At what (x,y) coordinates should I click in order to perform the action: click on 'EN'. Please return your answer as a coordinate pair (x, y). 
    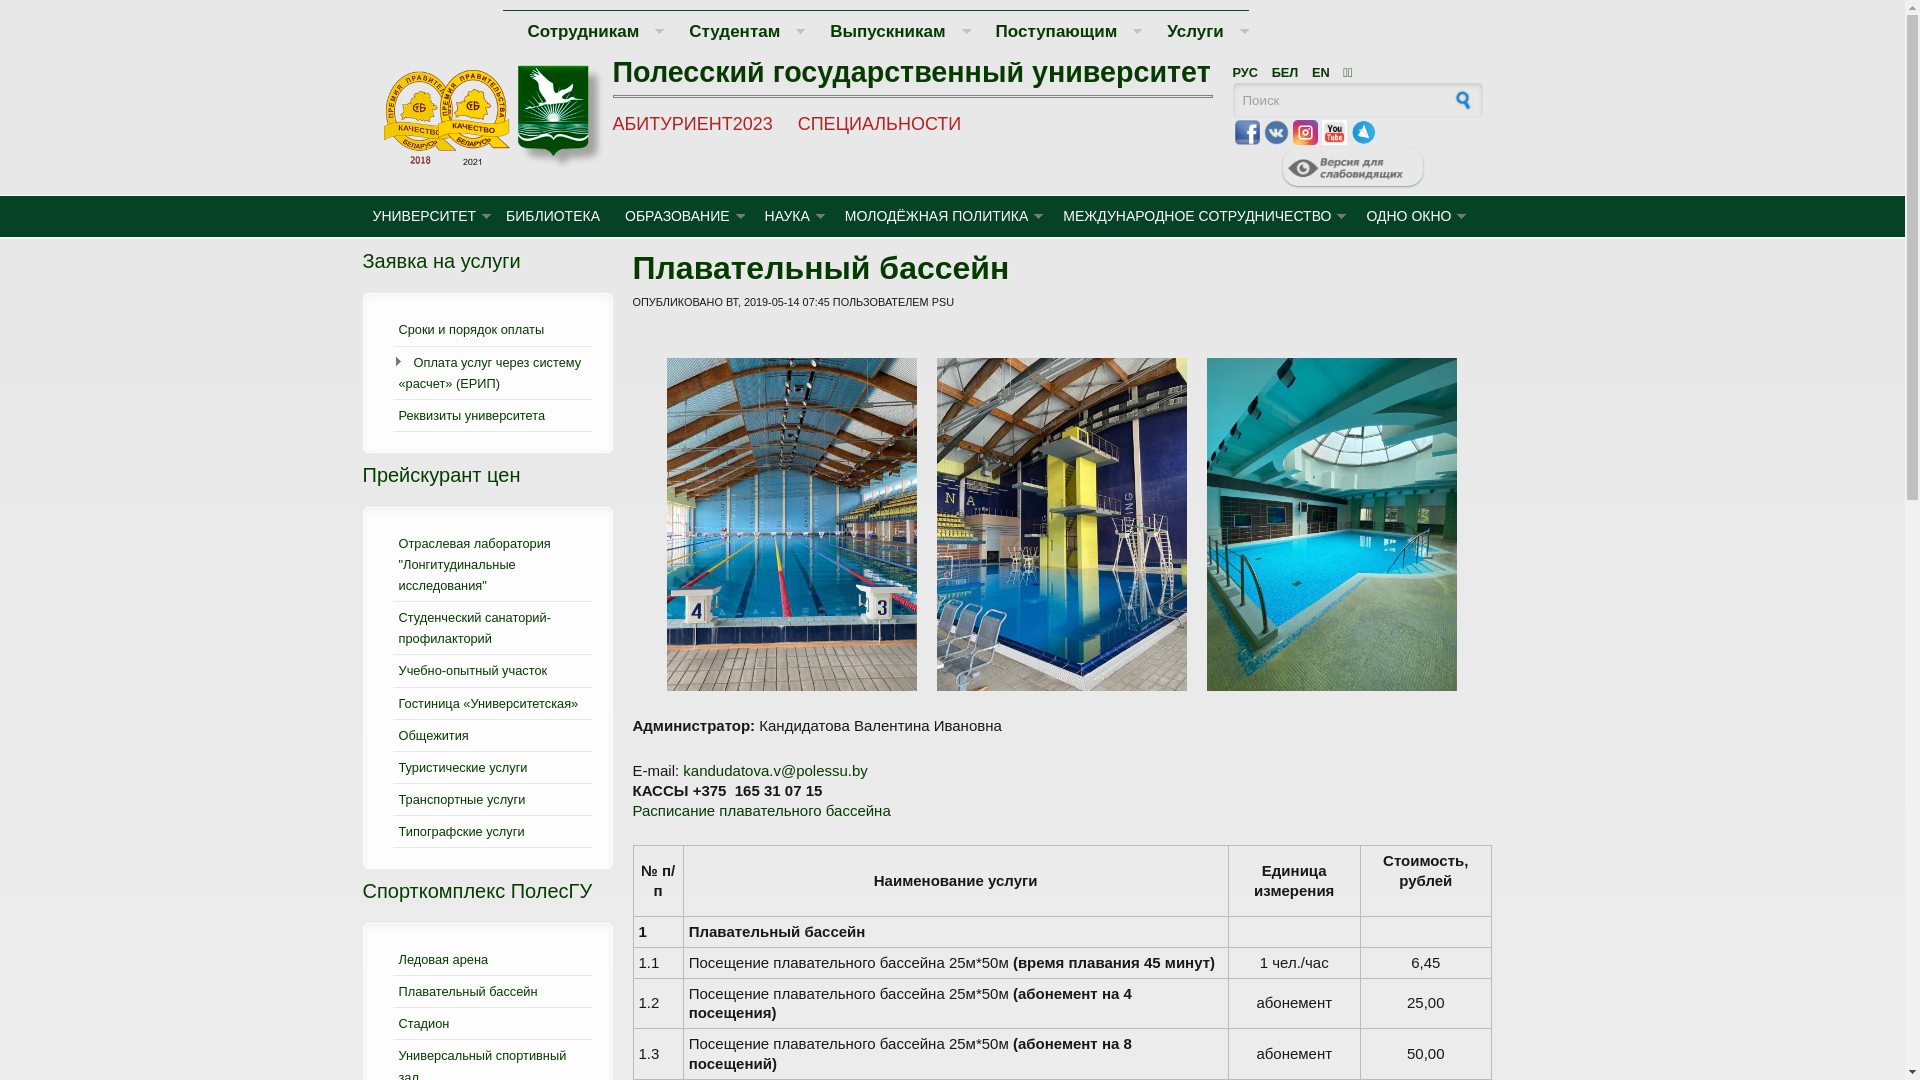
    Looking at the image, I should click on (1320, 71).